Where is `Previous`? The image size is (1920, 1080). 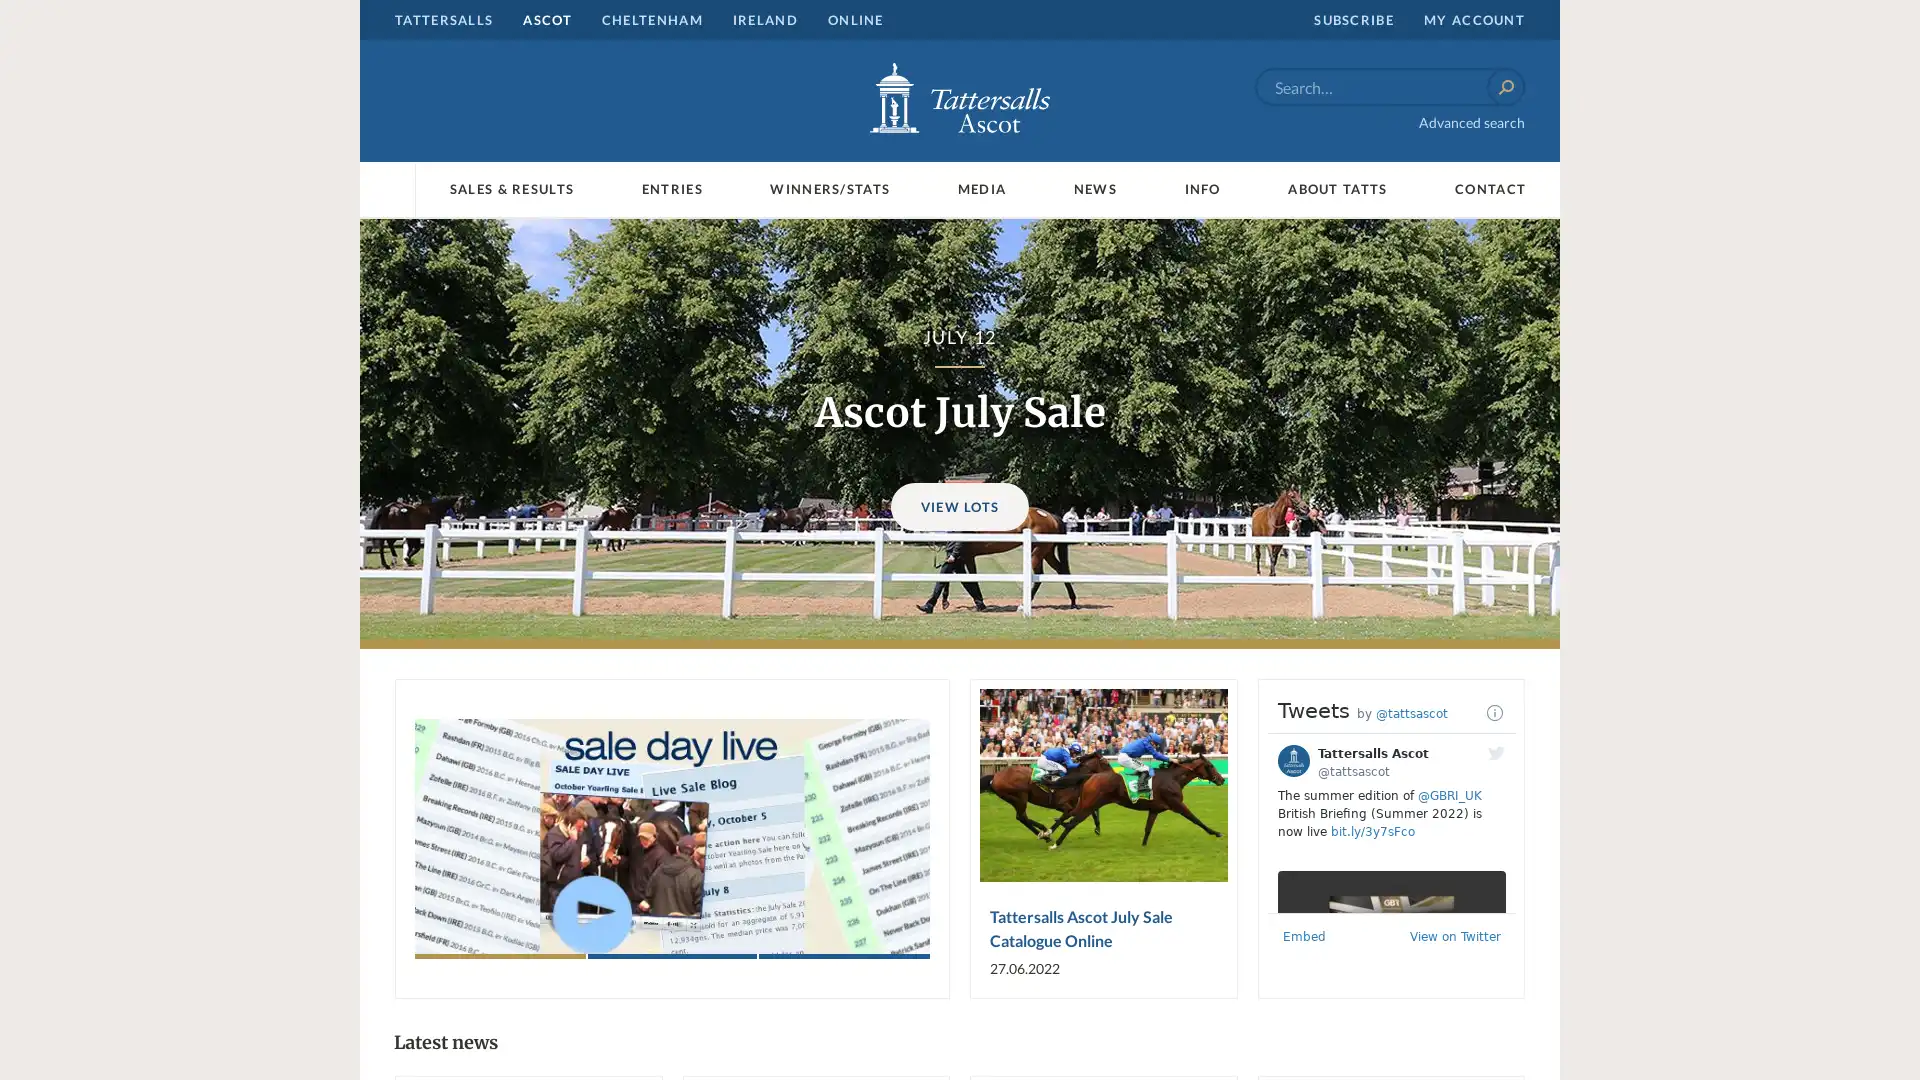
Previous is located at coordinates (439, 837).